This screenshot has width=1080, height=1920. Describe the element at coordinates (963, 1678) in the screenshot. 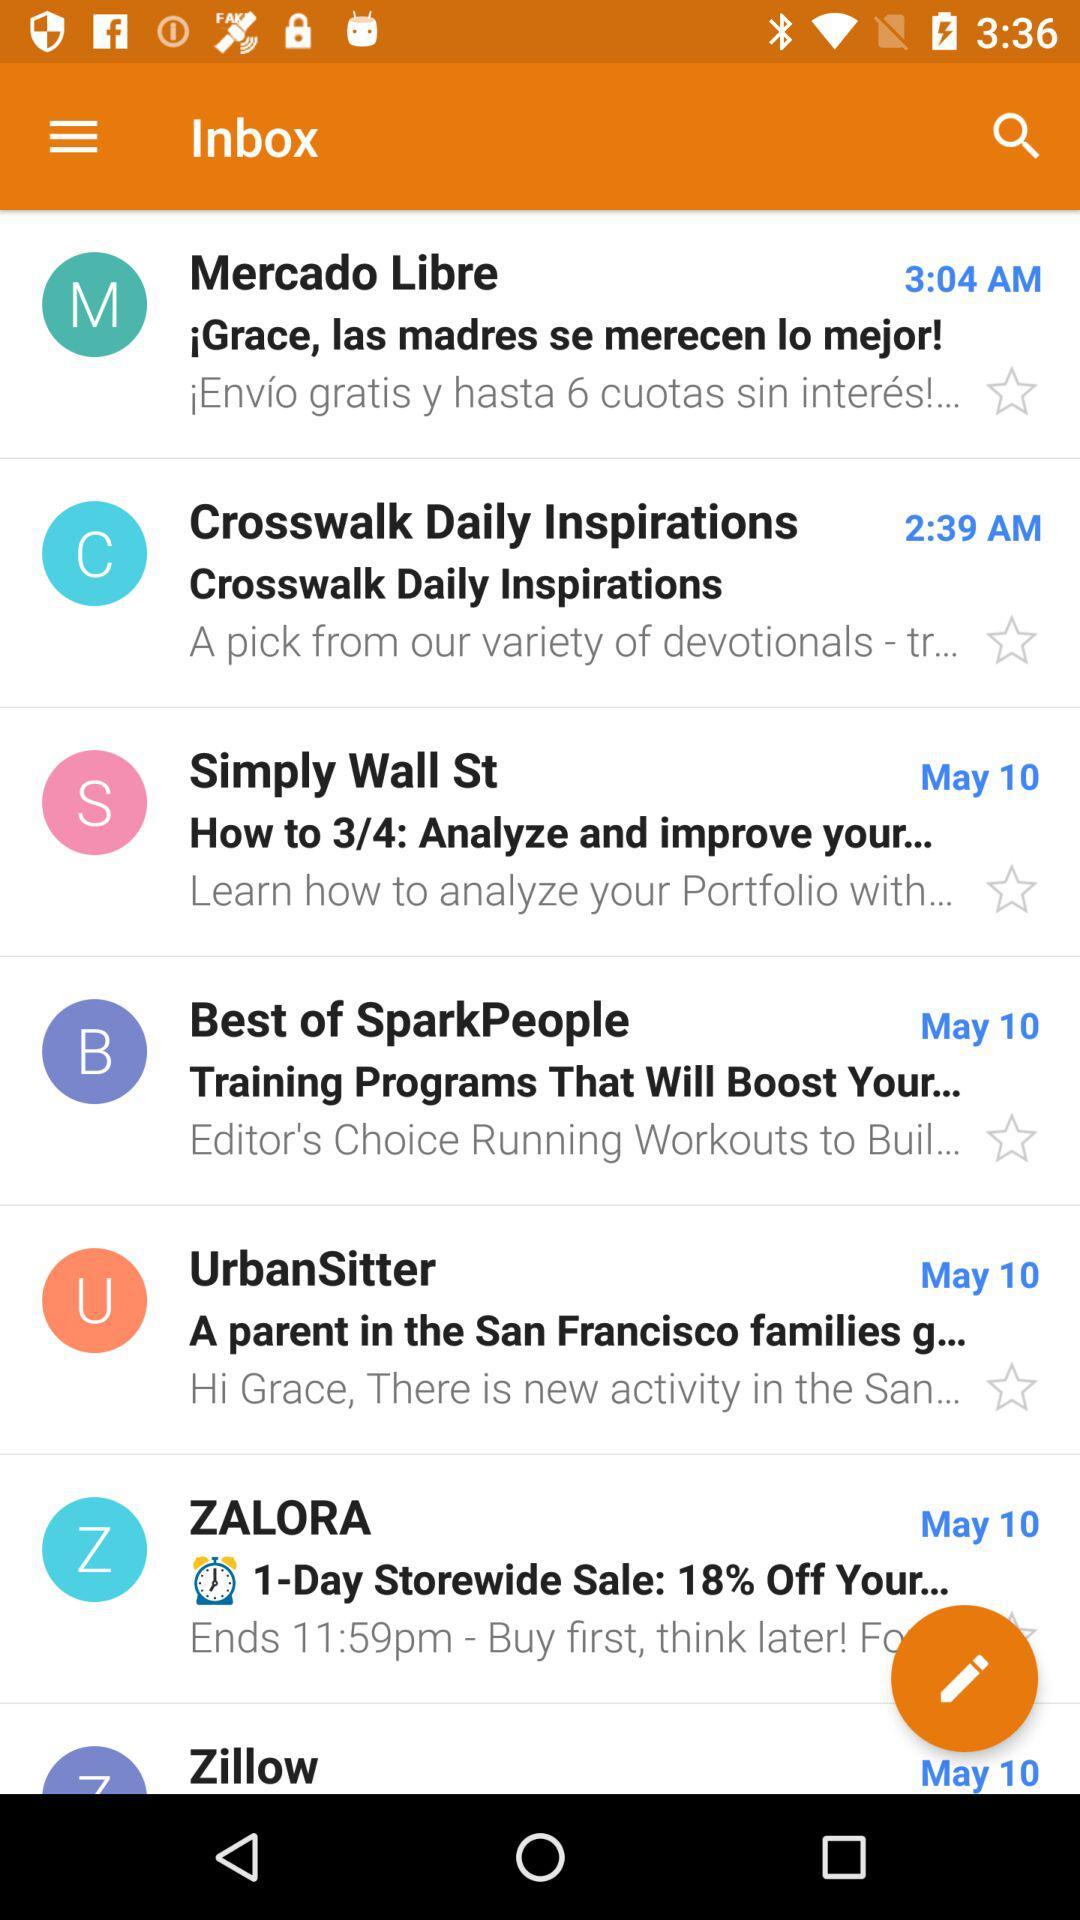

I see `the edit icon` at that location.